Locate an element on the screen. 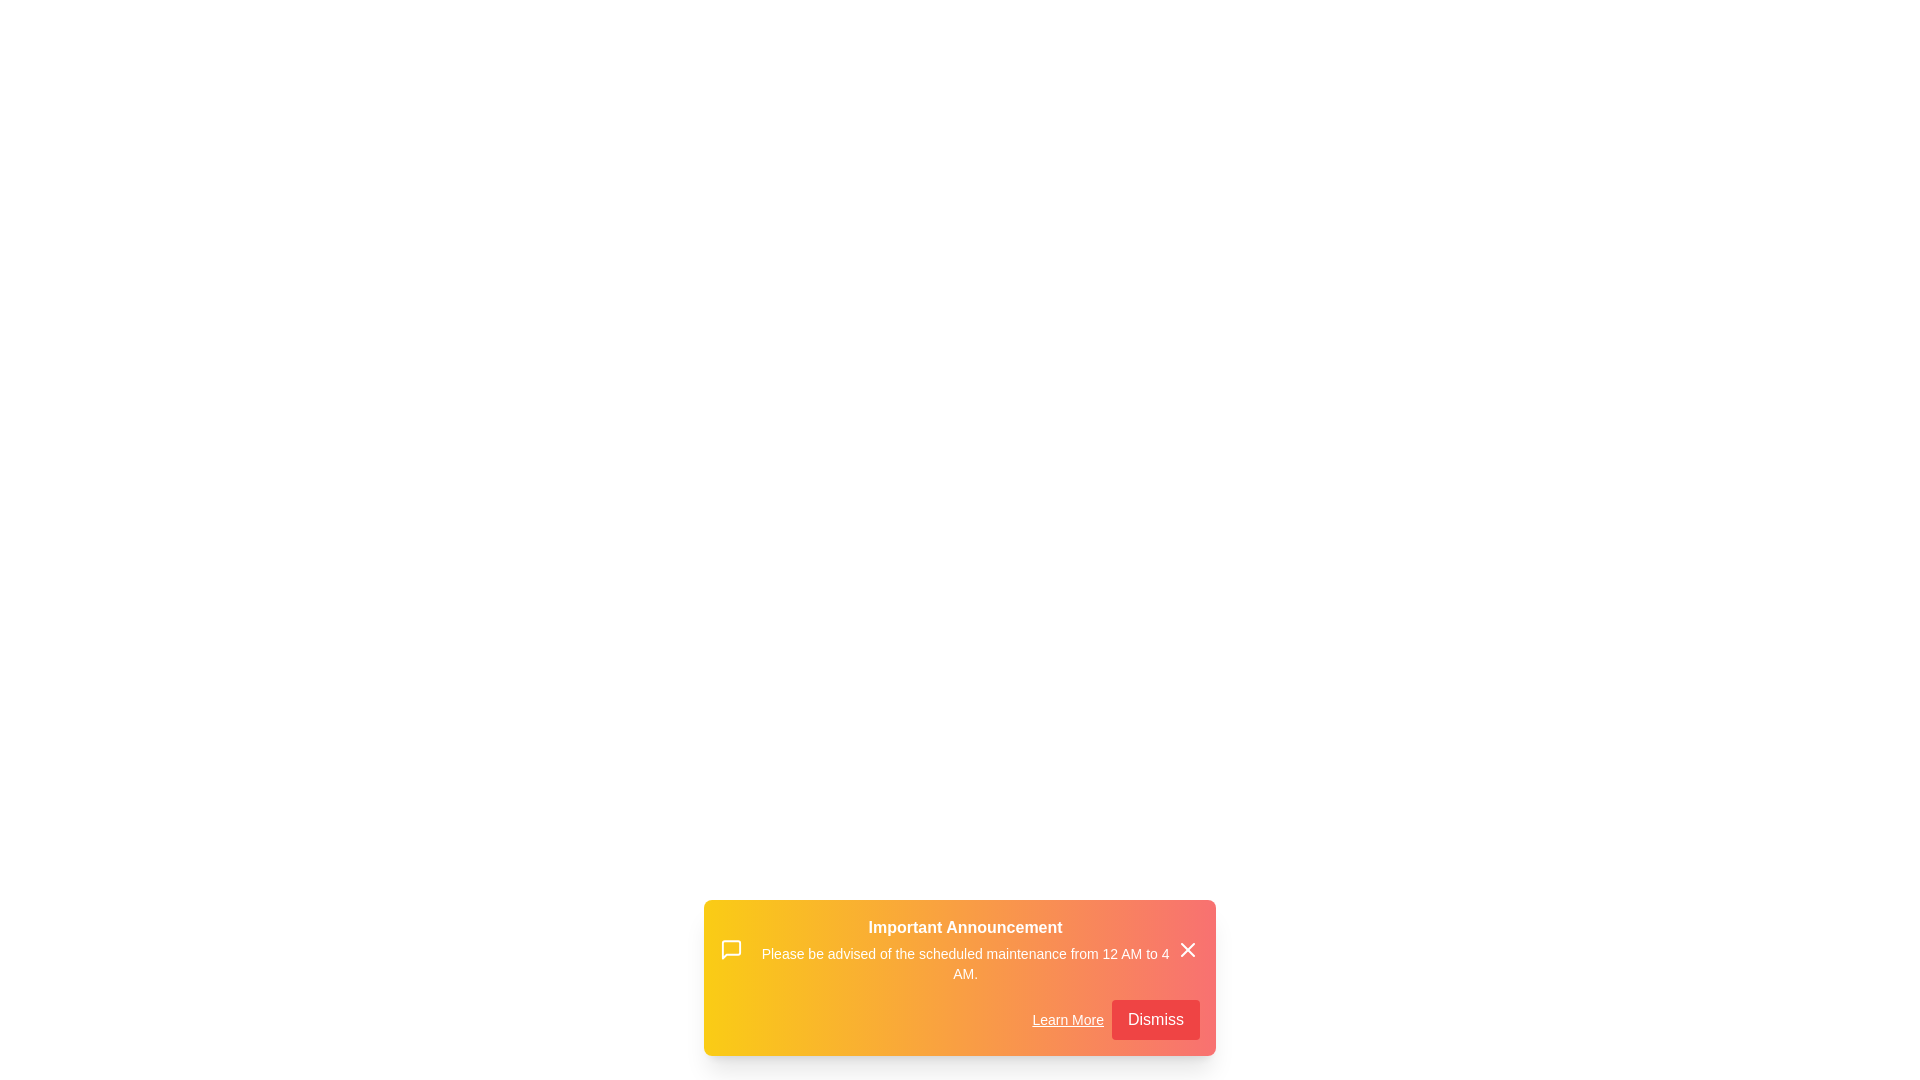  the icon representing a message or commentary associated with the announcement text, located at the leftmost side of the announcement box aligned with the 'Important Announcement' text is located at coordinates (730, 948).